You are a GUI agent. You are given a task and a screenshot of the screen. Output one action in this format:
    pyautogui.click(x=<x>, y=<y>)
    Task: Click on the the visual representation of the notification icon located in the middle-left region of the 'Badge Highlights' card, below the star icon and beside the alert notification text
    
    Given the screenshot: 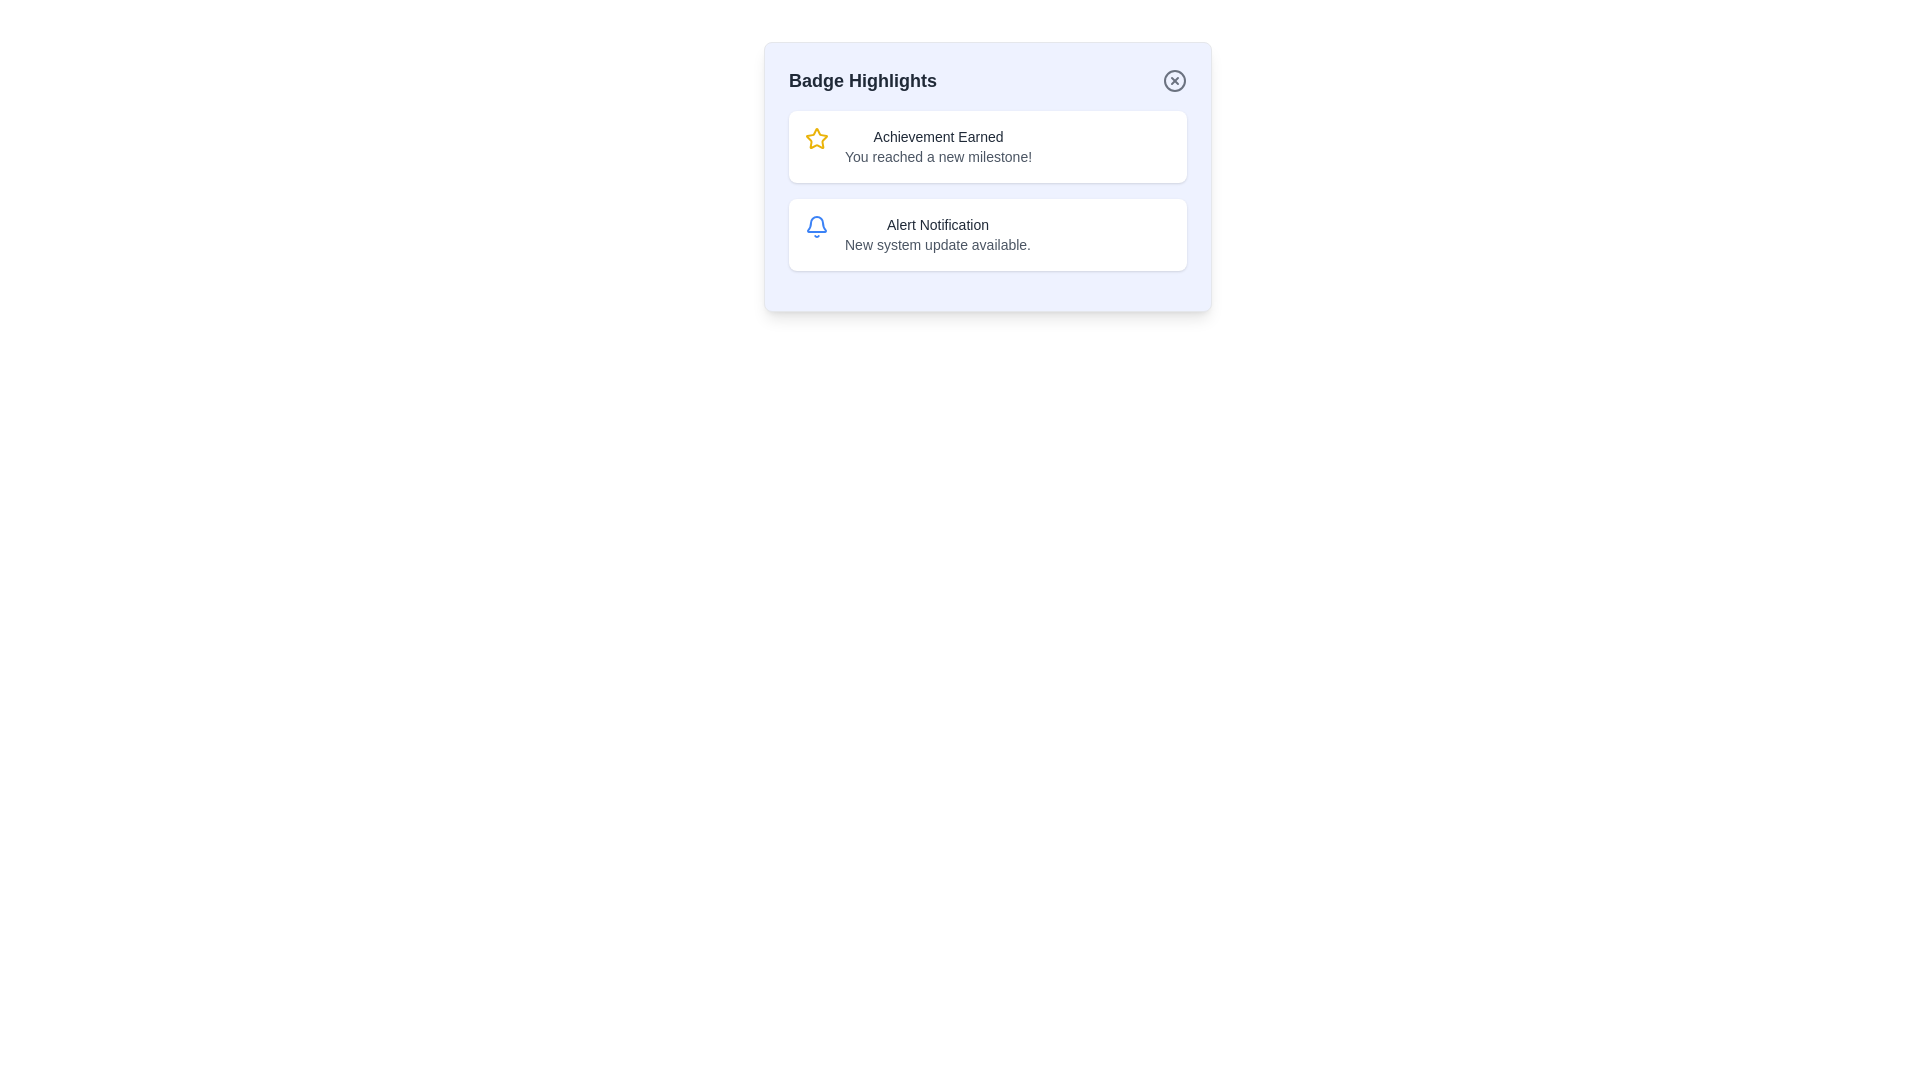 What is the action you would take?
    pyautogui.click(x=816, y=224)
    